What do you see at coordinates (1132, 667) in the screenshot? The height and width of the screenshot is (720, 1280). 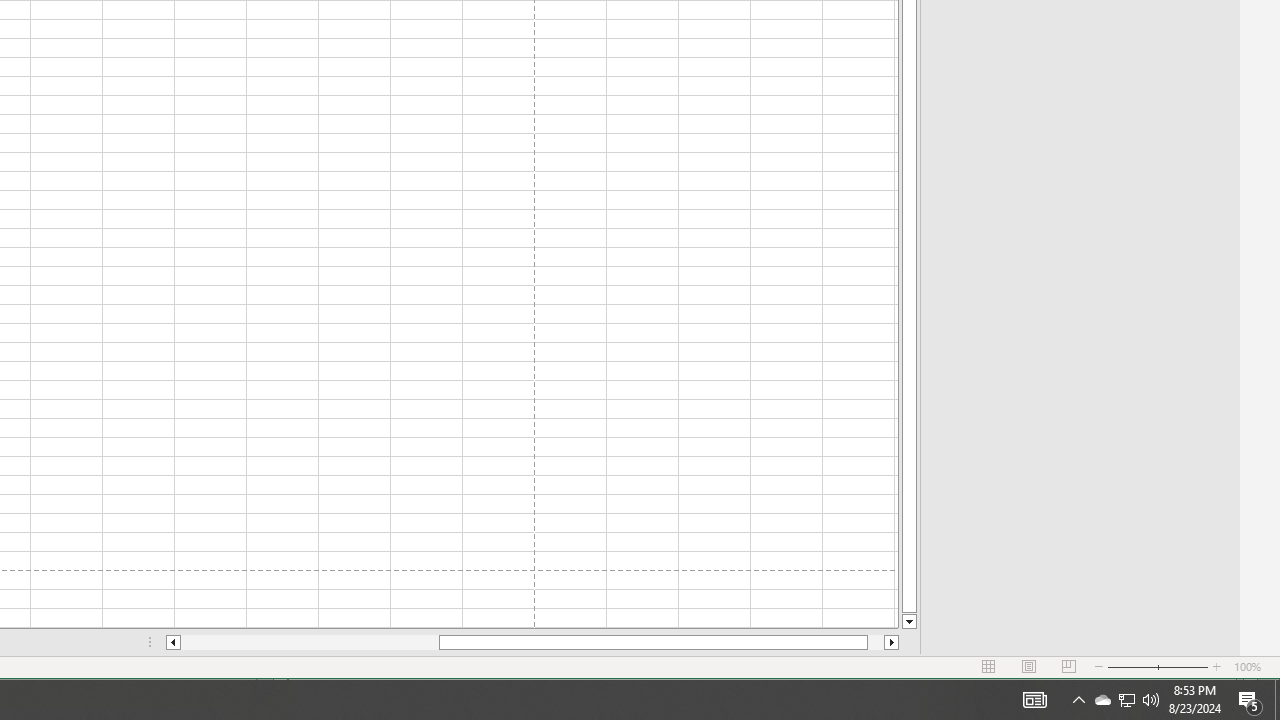 I see `'Zoom Out'` at bounding box center [1132, 667].